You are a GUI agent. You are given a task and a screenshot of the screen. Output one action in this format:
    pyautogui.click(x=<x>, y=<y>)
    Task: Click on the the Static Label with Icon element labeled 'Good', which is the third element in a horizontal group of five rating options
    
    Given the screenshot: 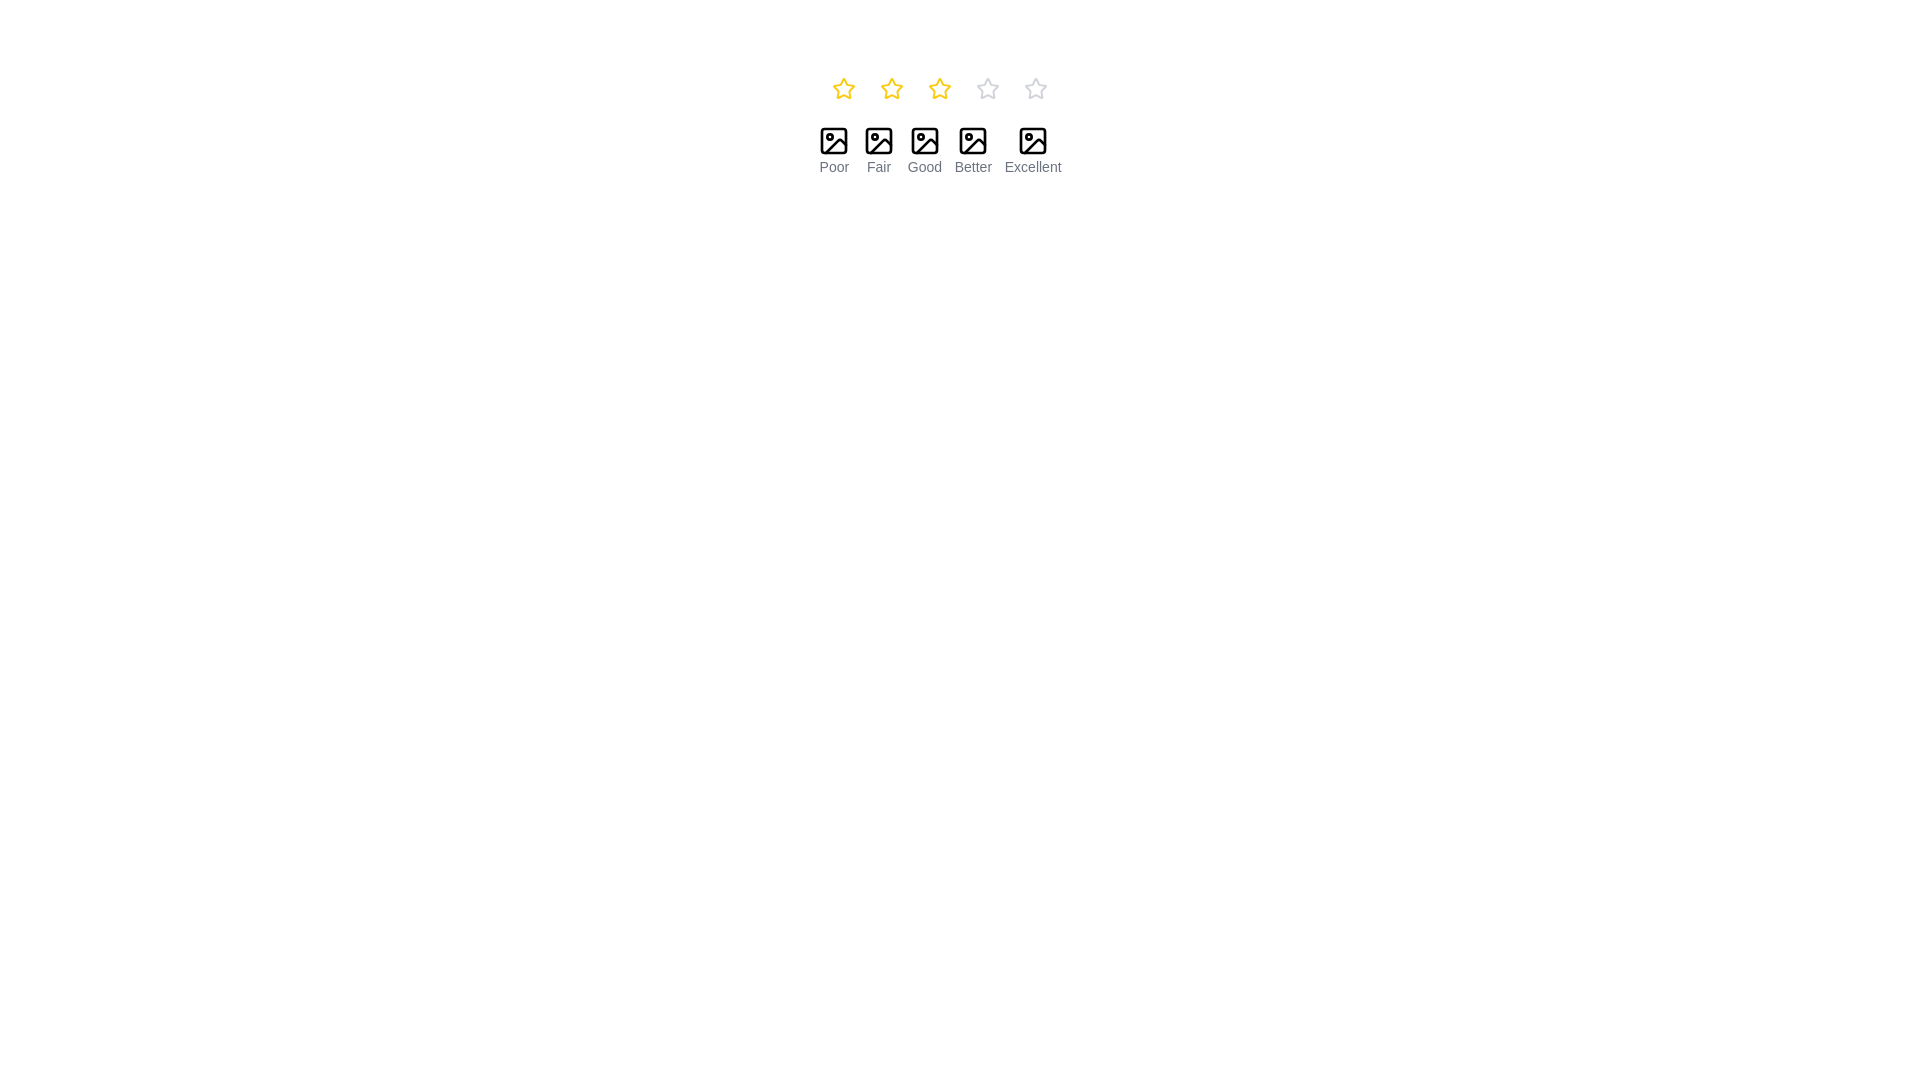 What is the action you would take?
    pyautogui.click(x=923, y=149)
    